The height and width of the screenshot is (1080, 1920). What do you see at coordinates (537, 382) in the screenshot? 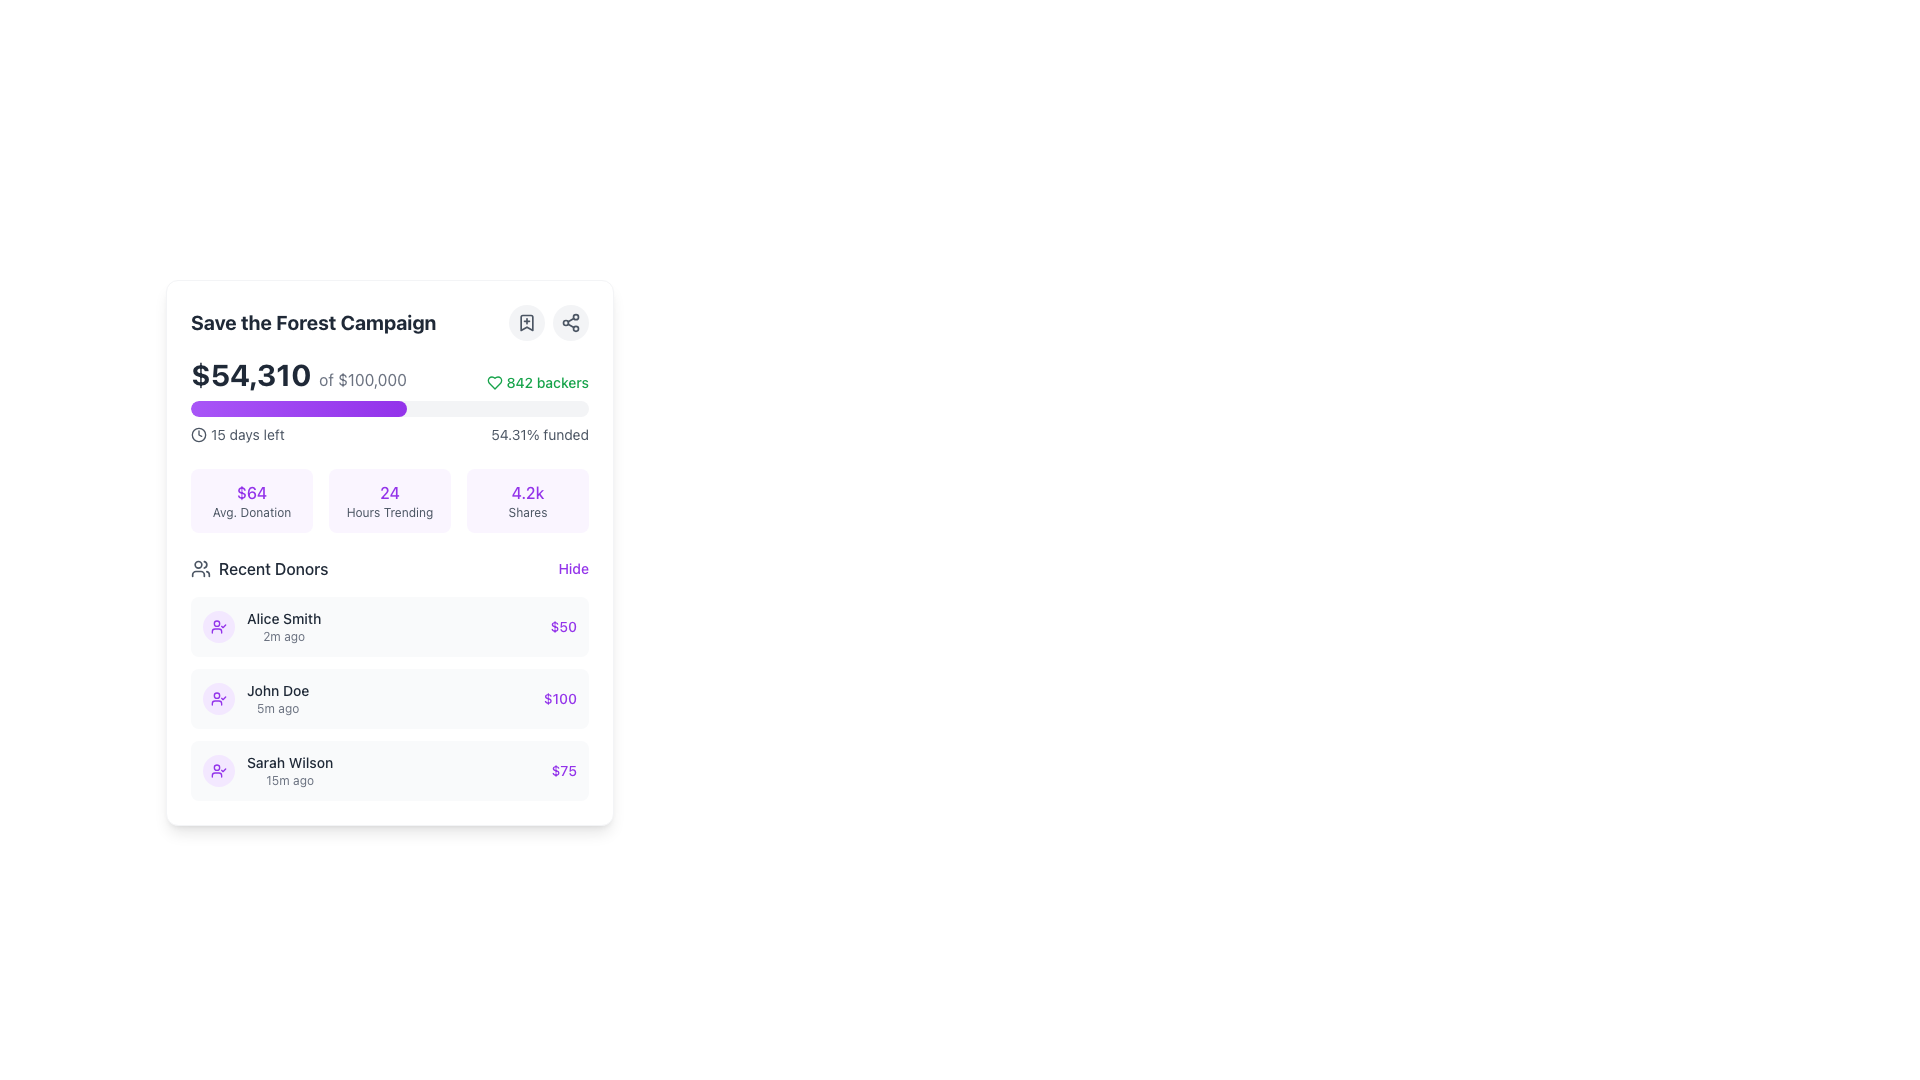
I see `text of the backers count label located in the top-right section of the 'Save the Forest Campaign' card, adjacent to the funding display` at bounding box center [537, 382].